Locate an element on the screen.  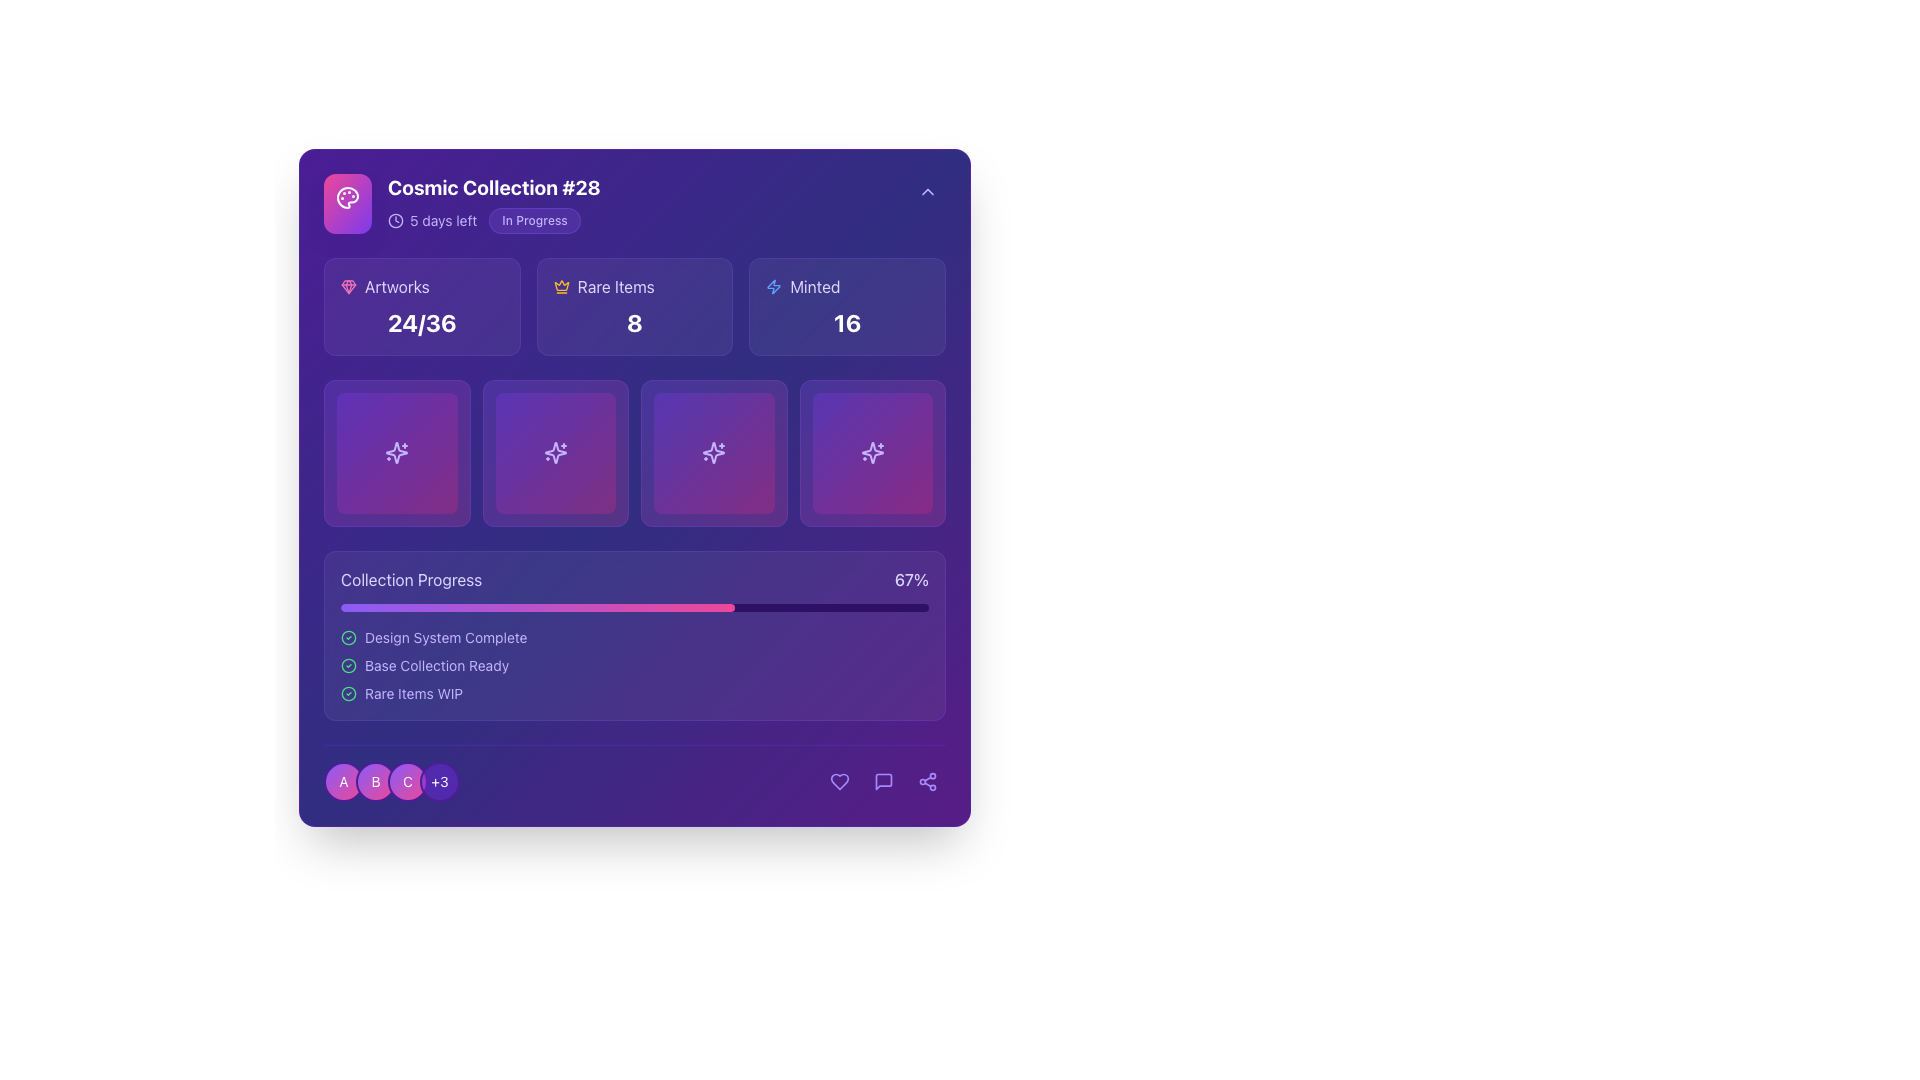
the static text element displaying the progress percentage of '67%' located at the far right of the 'Collection Progress' section, aligned with the label 'Collection Progress' is located at coordinates (911, 579).